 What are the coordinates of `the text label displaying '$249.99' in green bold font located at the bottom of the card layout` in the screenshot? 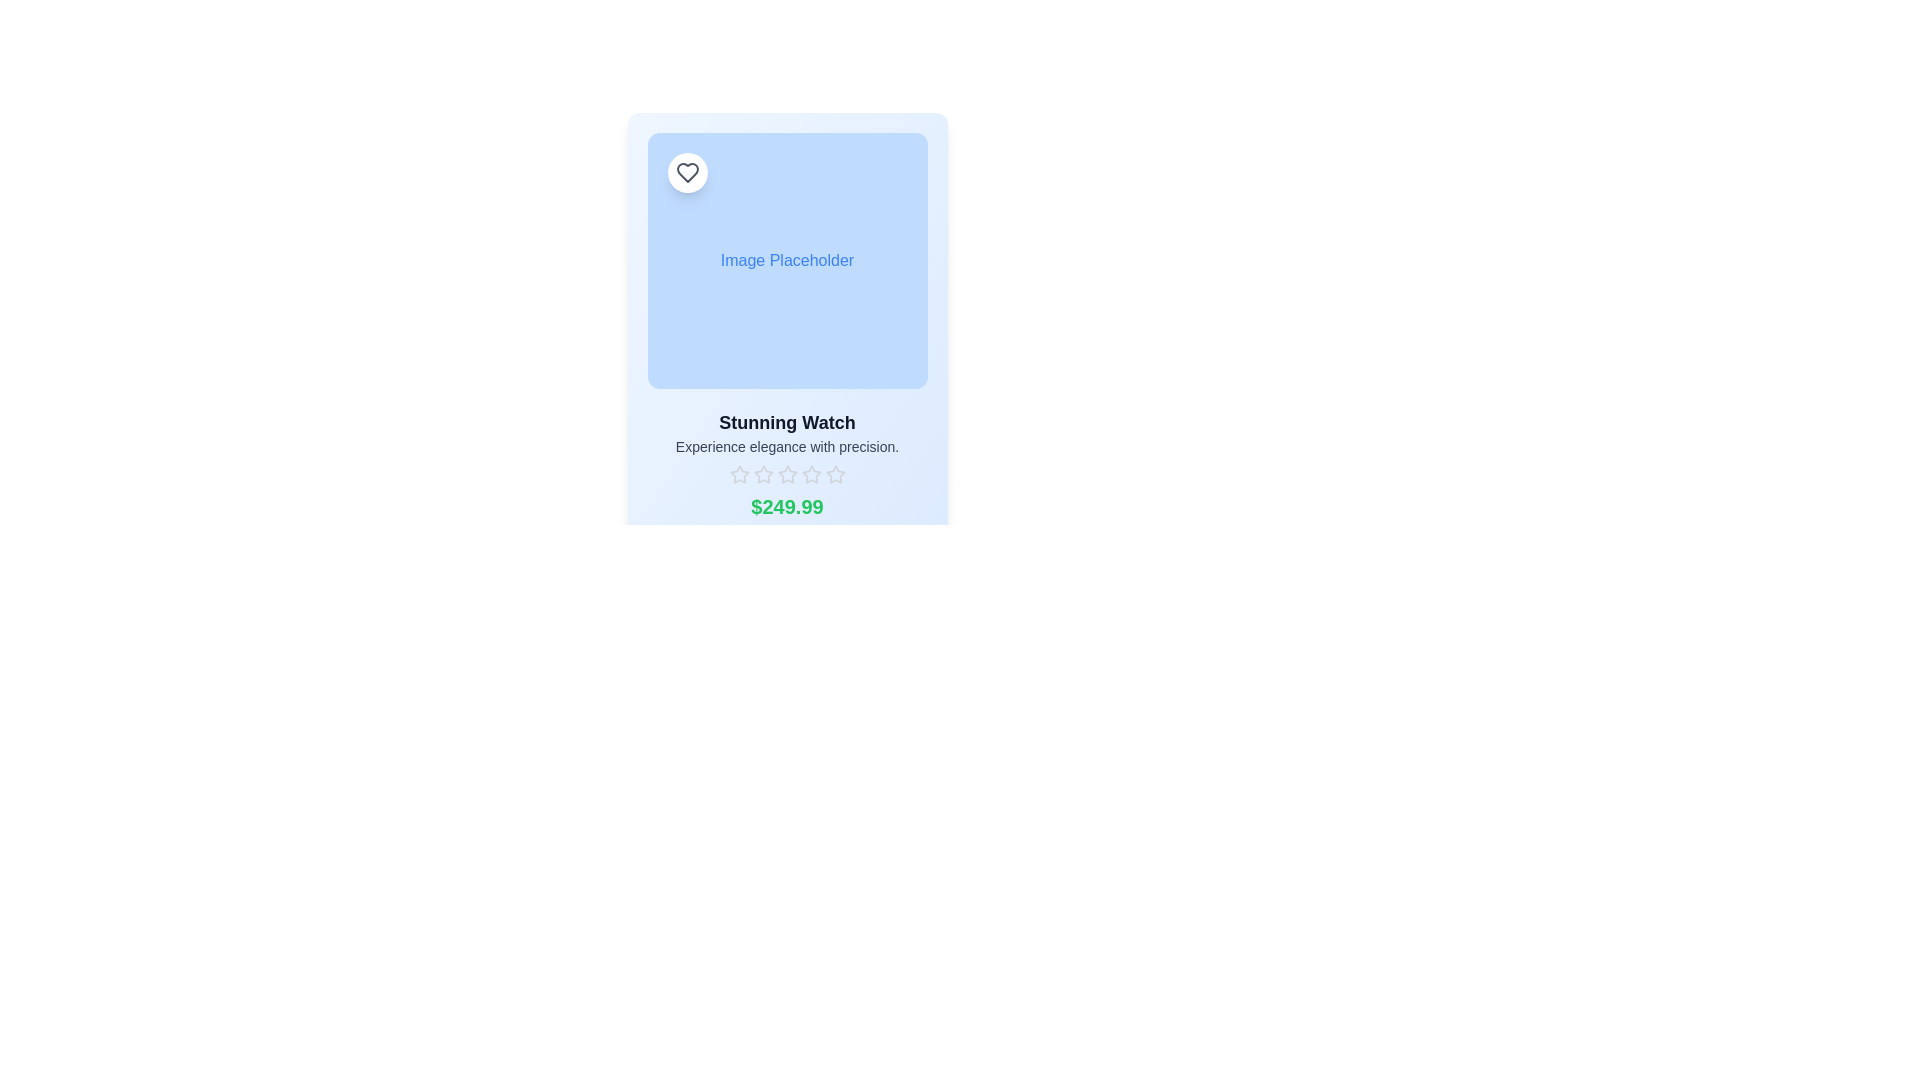 It's located at (786, 505).